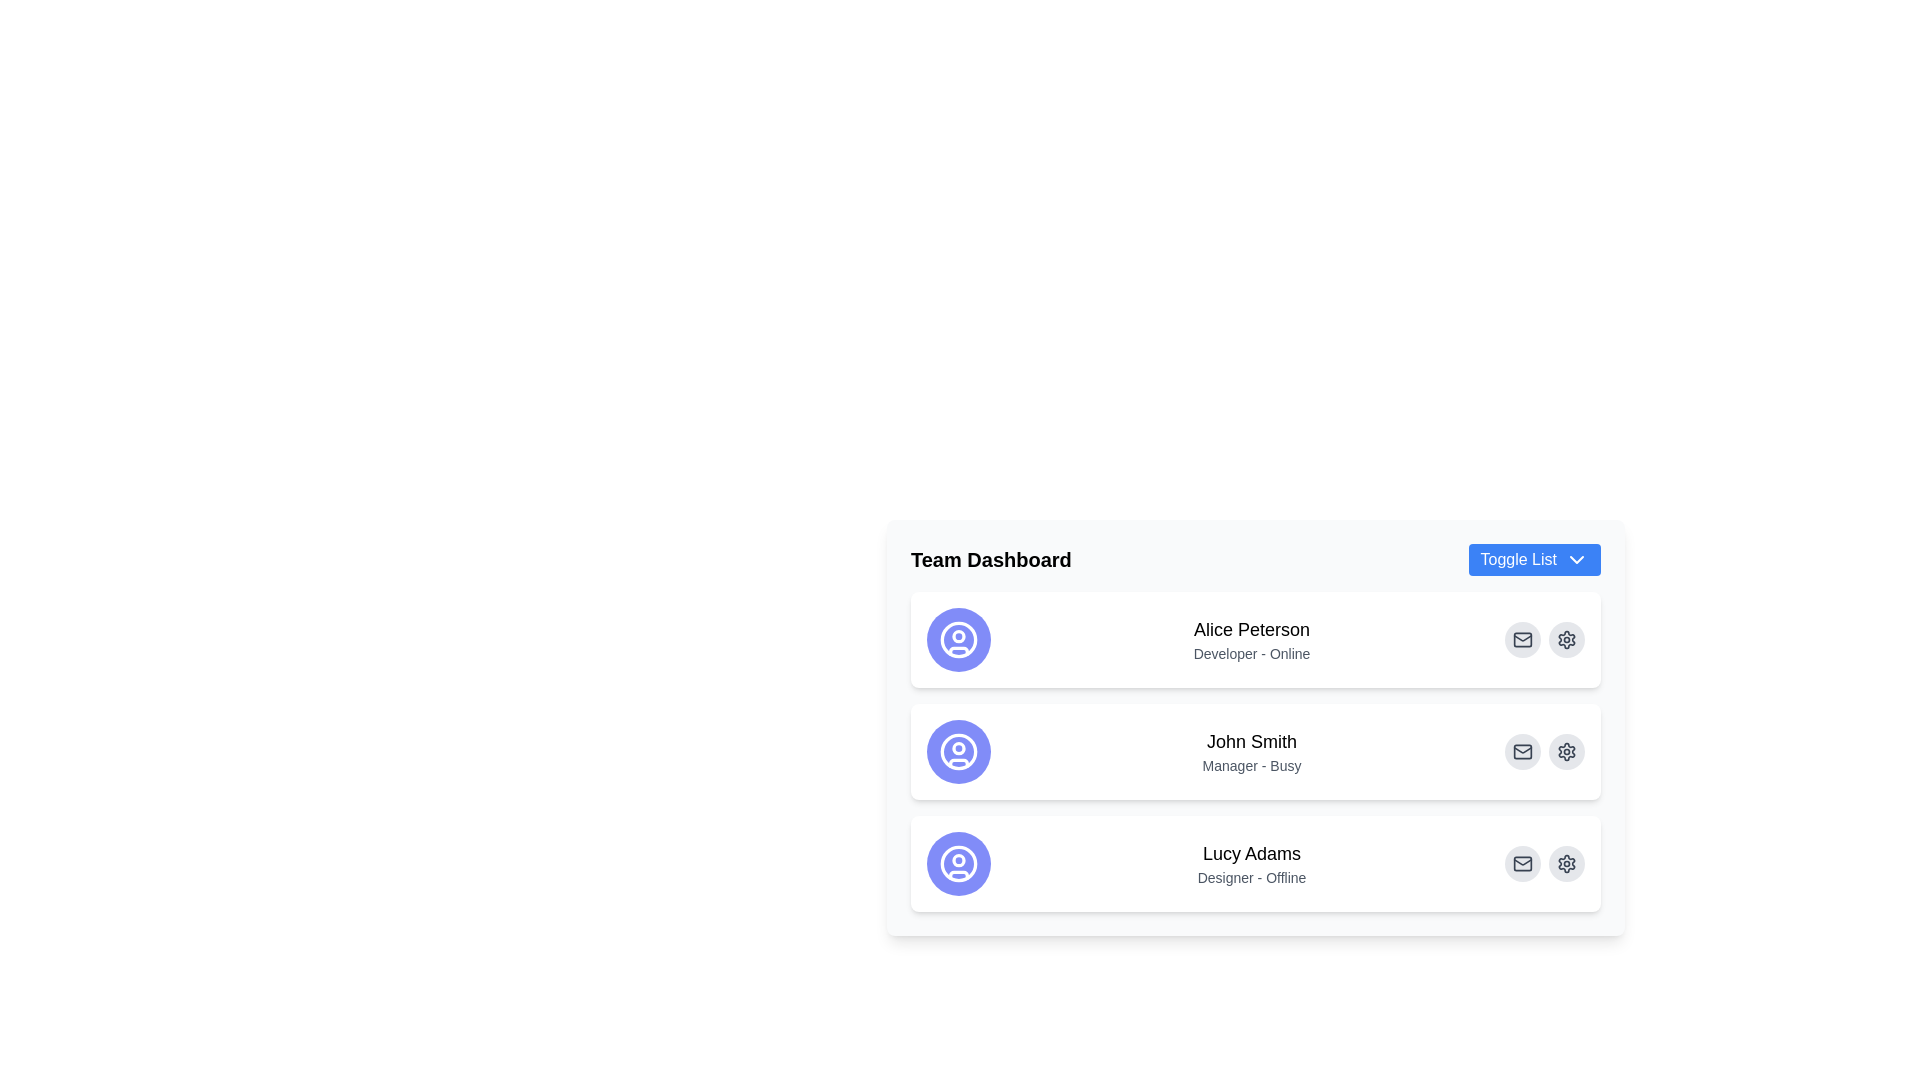  I want to click on the mail icon button in the profile card for 'Lucy Adams', so click(1521, 863).